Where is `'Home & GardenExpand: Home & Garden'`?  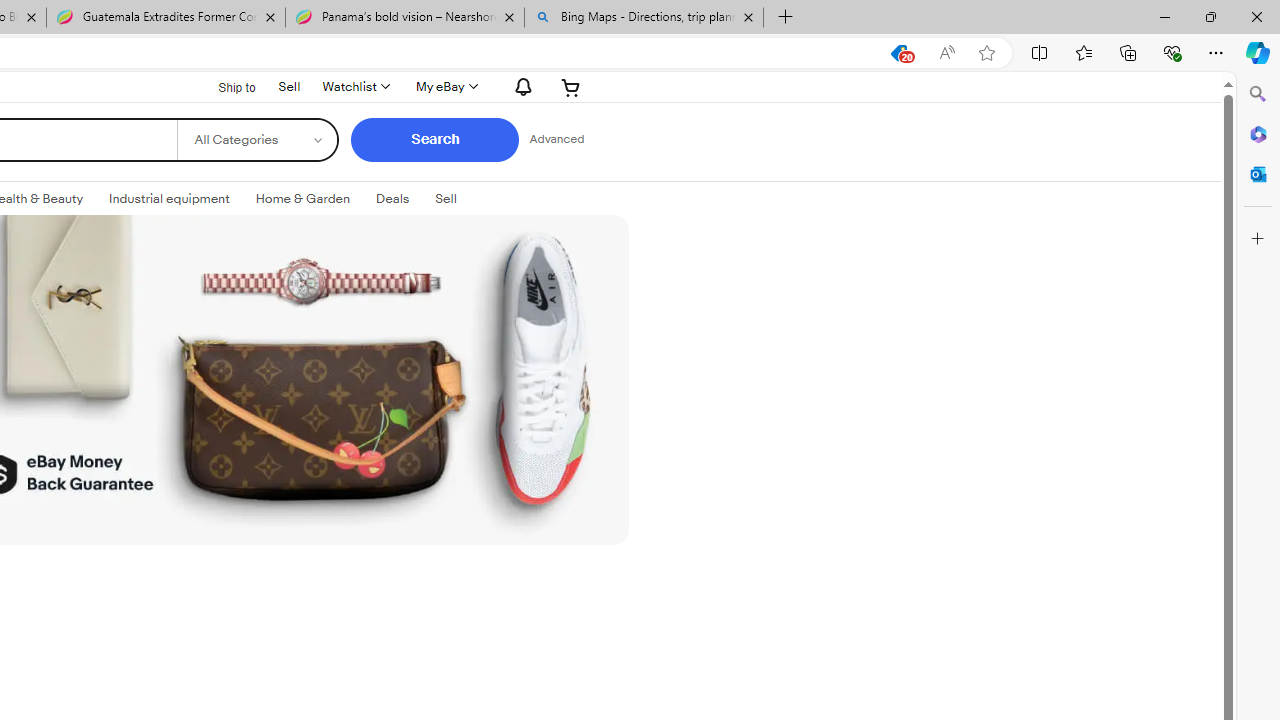
'Home & GardenExpand: Home & Garden' is located at coordinates (301, 199).